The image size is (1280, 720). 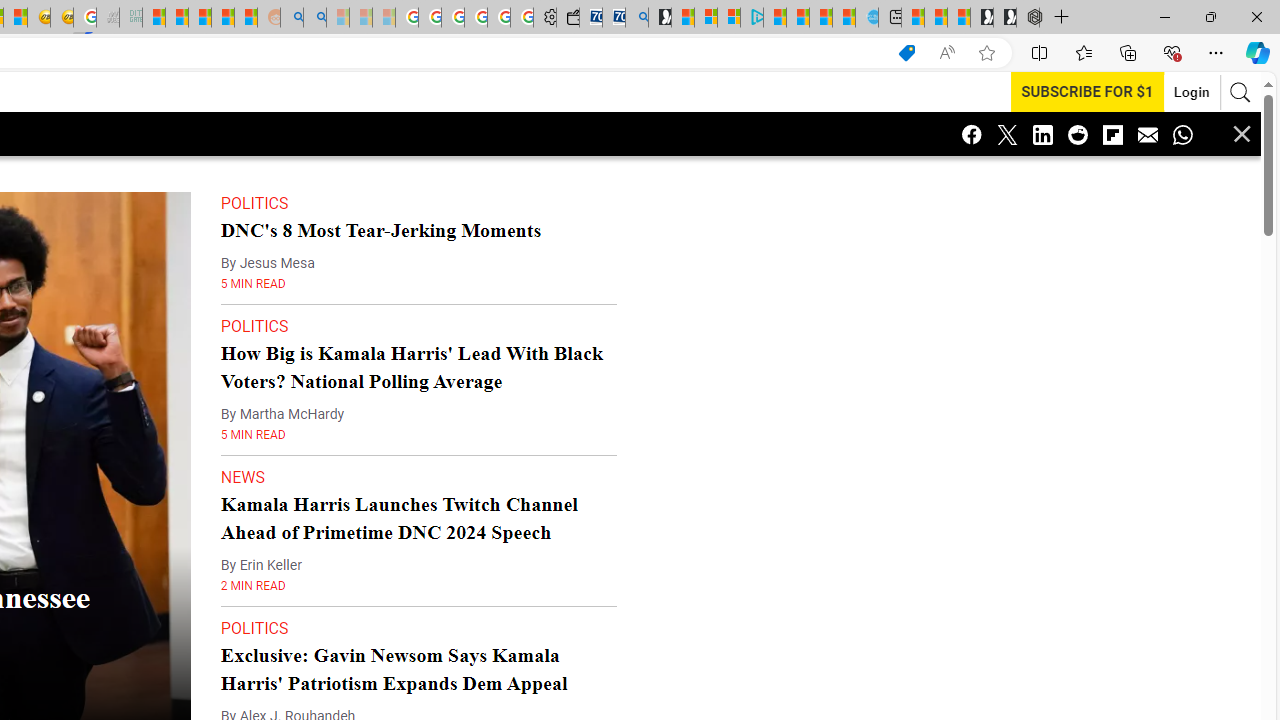 What do you see at coordinates (313, 17) in the screenshot?
I see `'Utah sues federal government - Search'` at bounding box center [313, 17].